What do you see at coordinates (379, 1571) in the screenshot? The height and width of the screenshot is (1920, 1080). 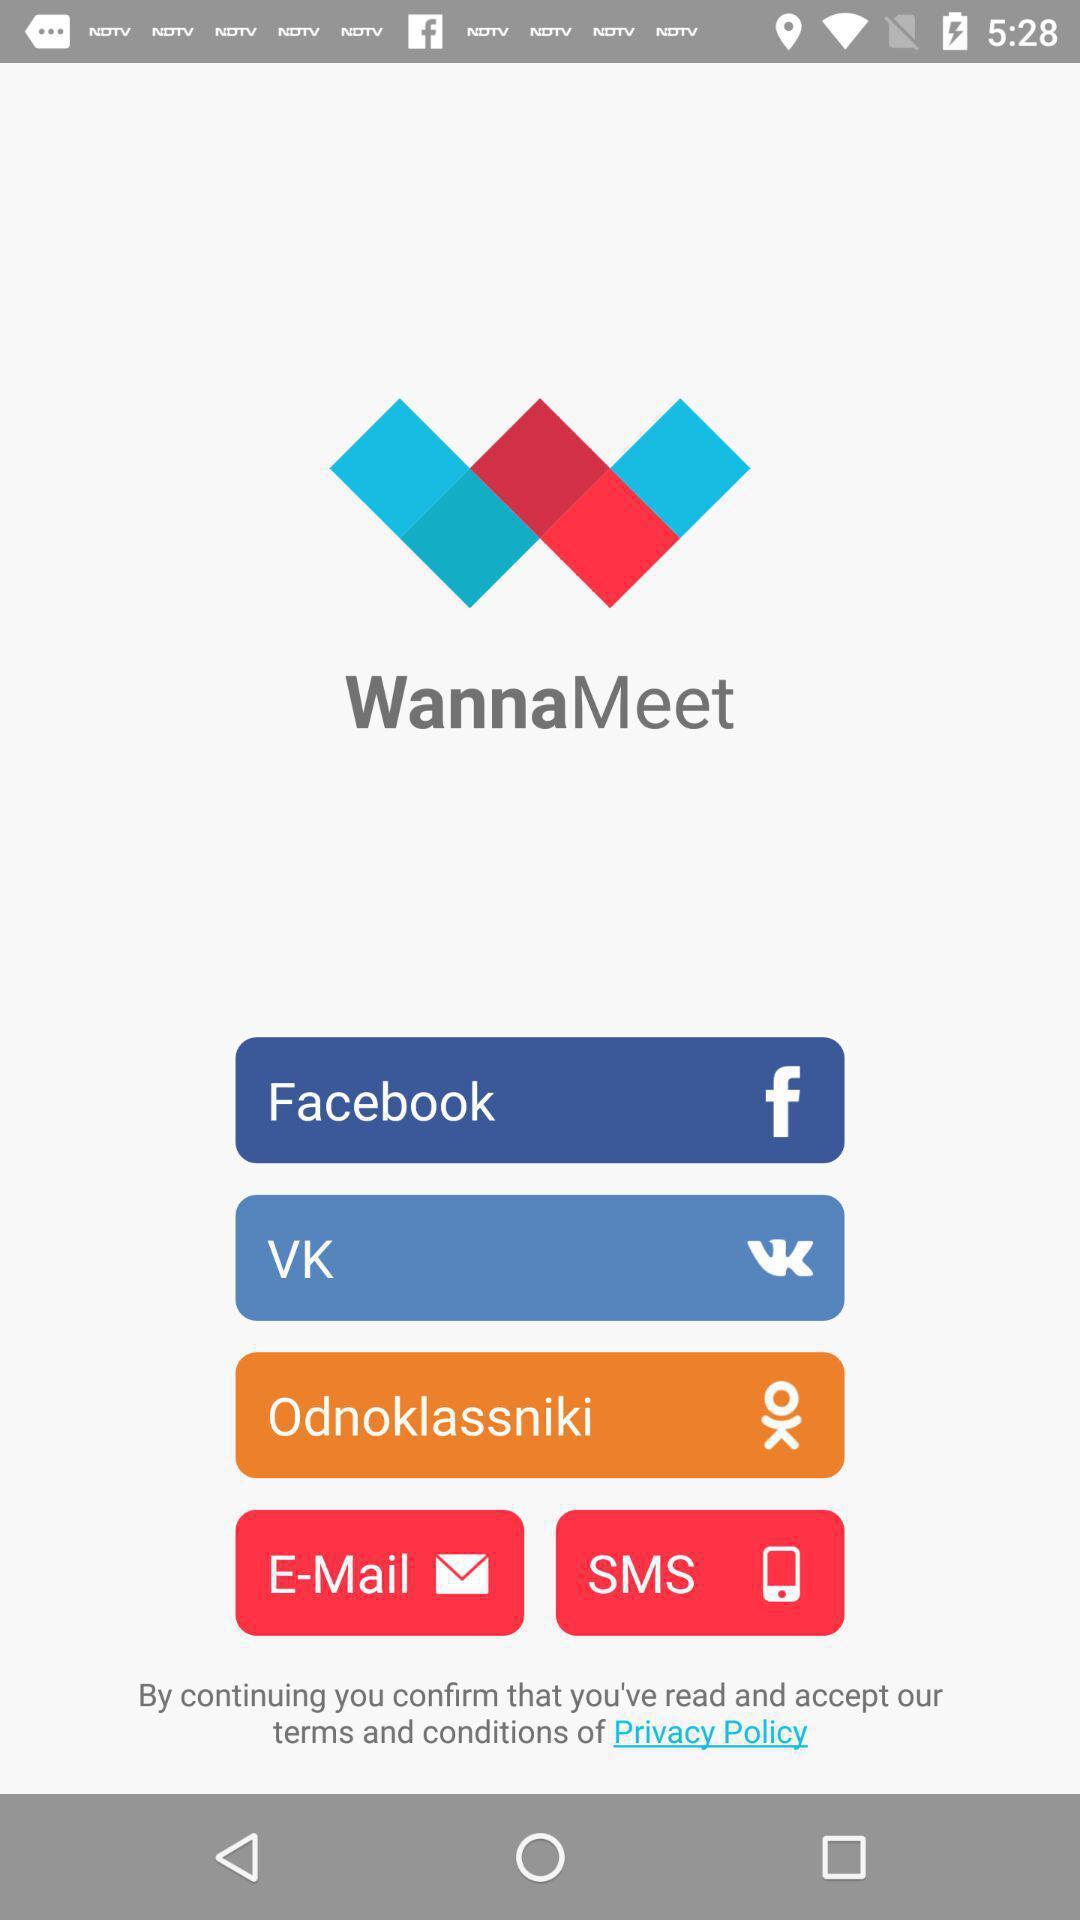 I see `item to the left of the sms icon` at bounding box center [379, 1571].